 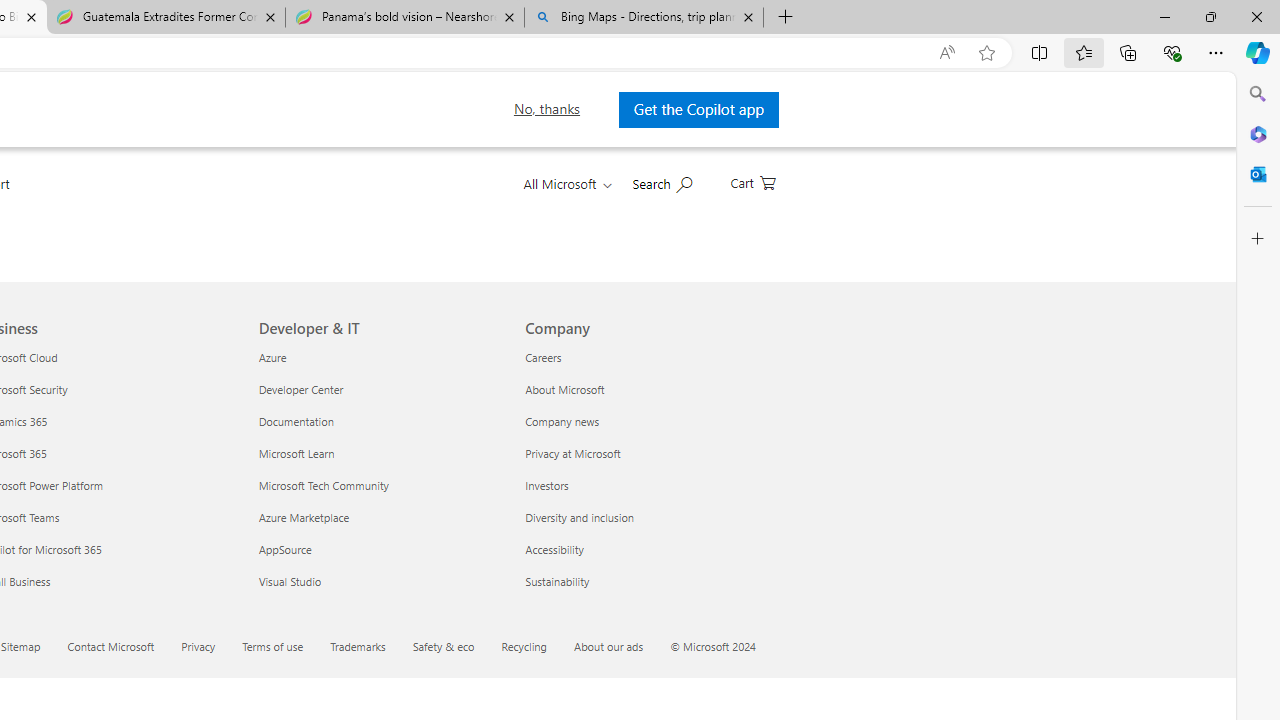 What do you see at coordinates (751, 181) in the screenshot?
I see `'0 items in shopping cart'` at bounding box center [751, 181].